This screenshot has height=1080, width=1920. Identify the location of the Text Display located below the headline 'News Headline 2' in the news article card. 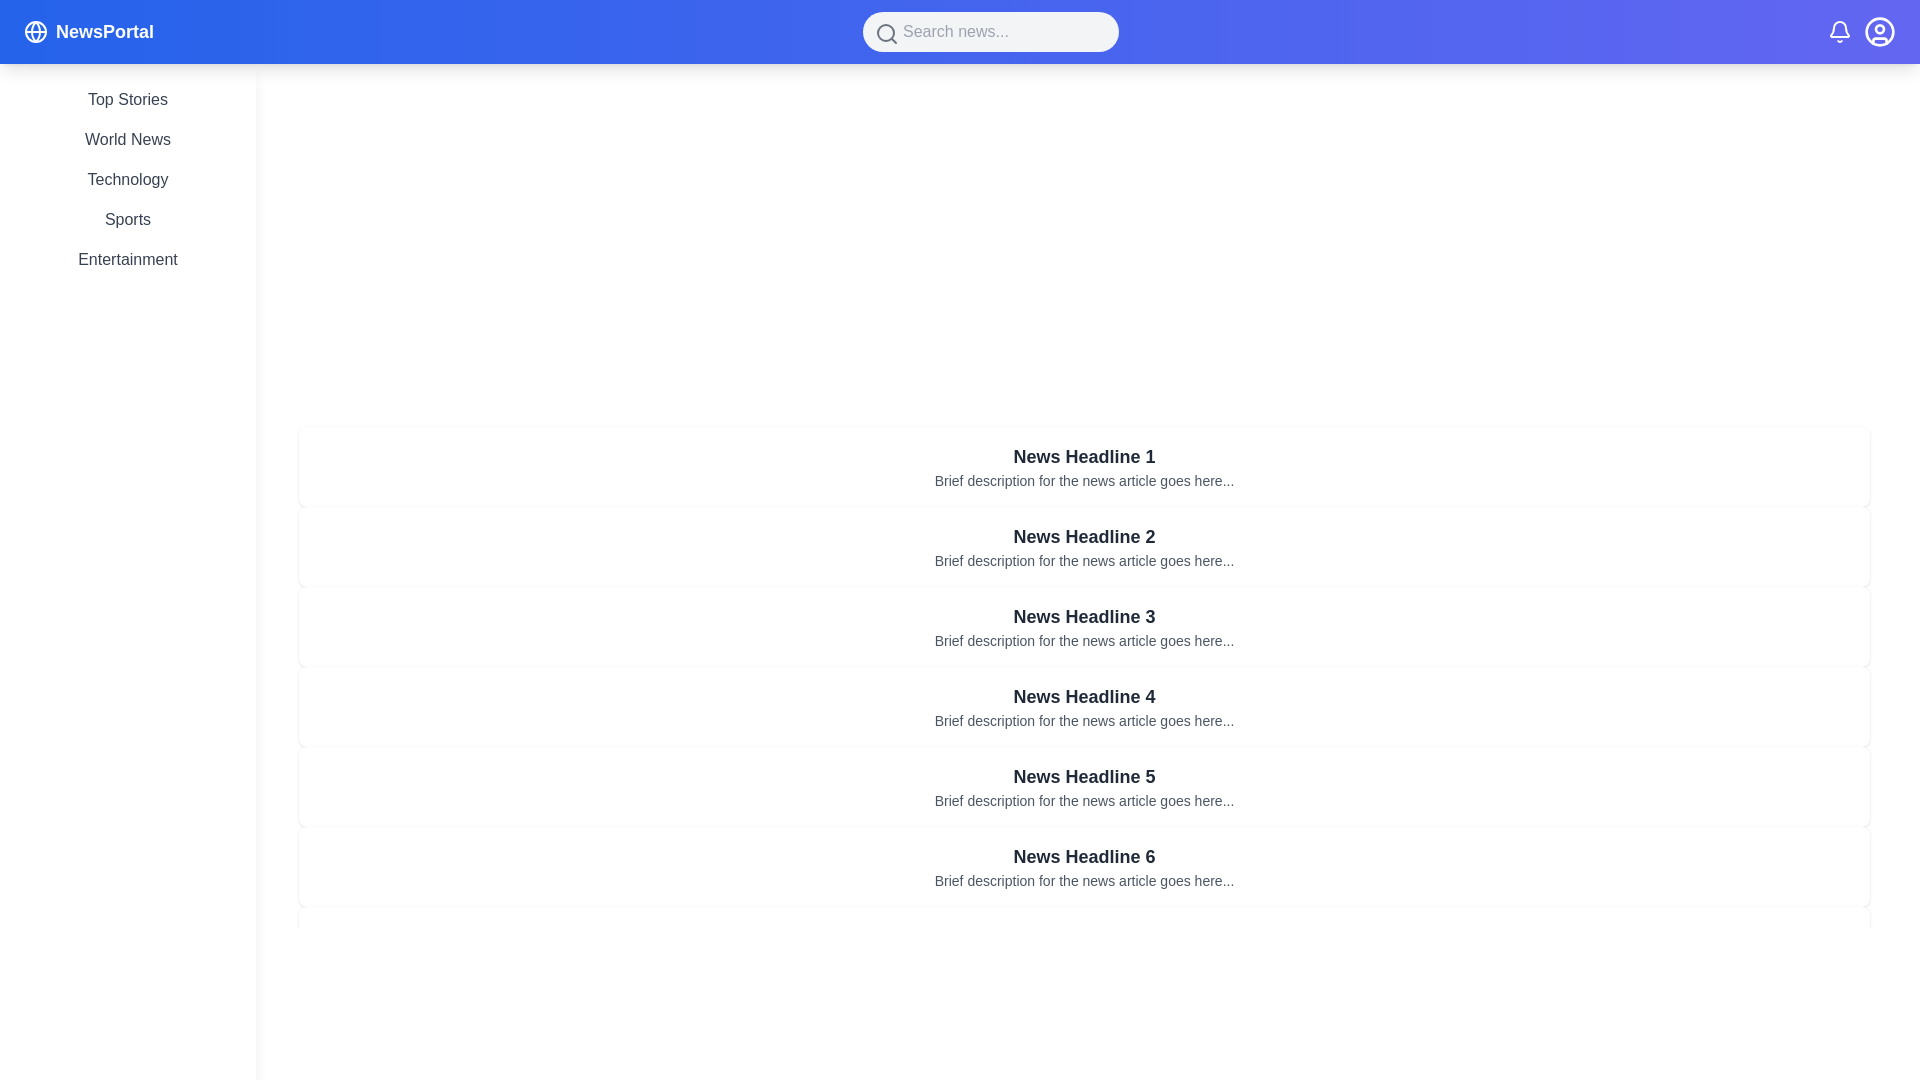
(1083, 560).